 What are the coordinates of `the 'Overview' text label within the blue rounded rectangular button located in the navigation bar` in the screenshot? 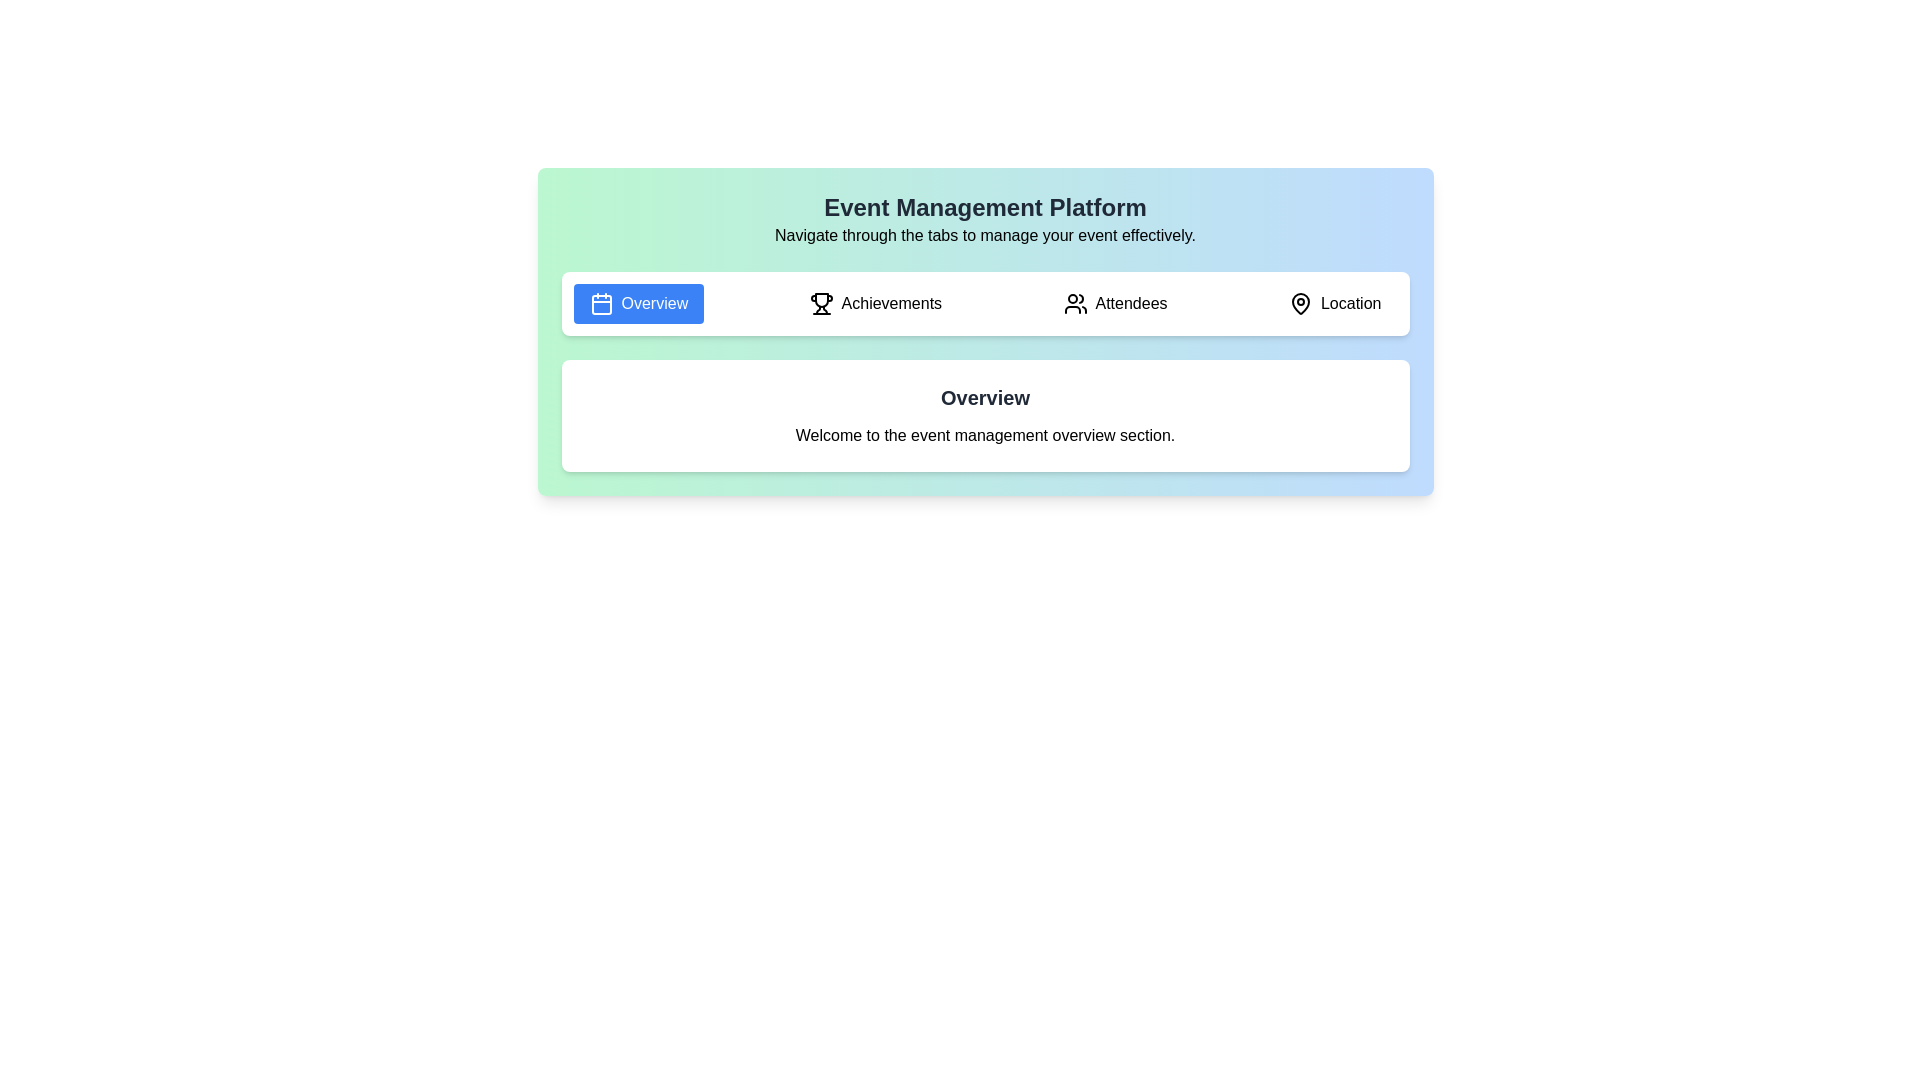 It's located at (654, 304).